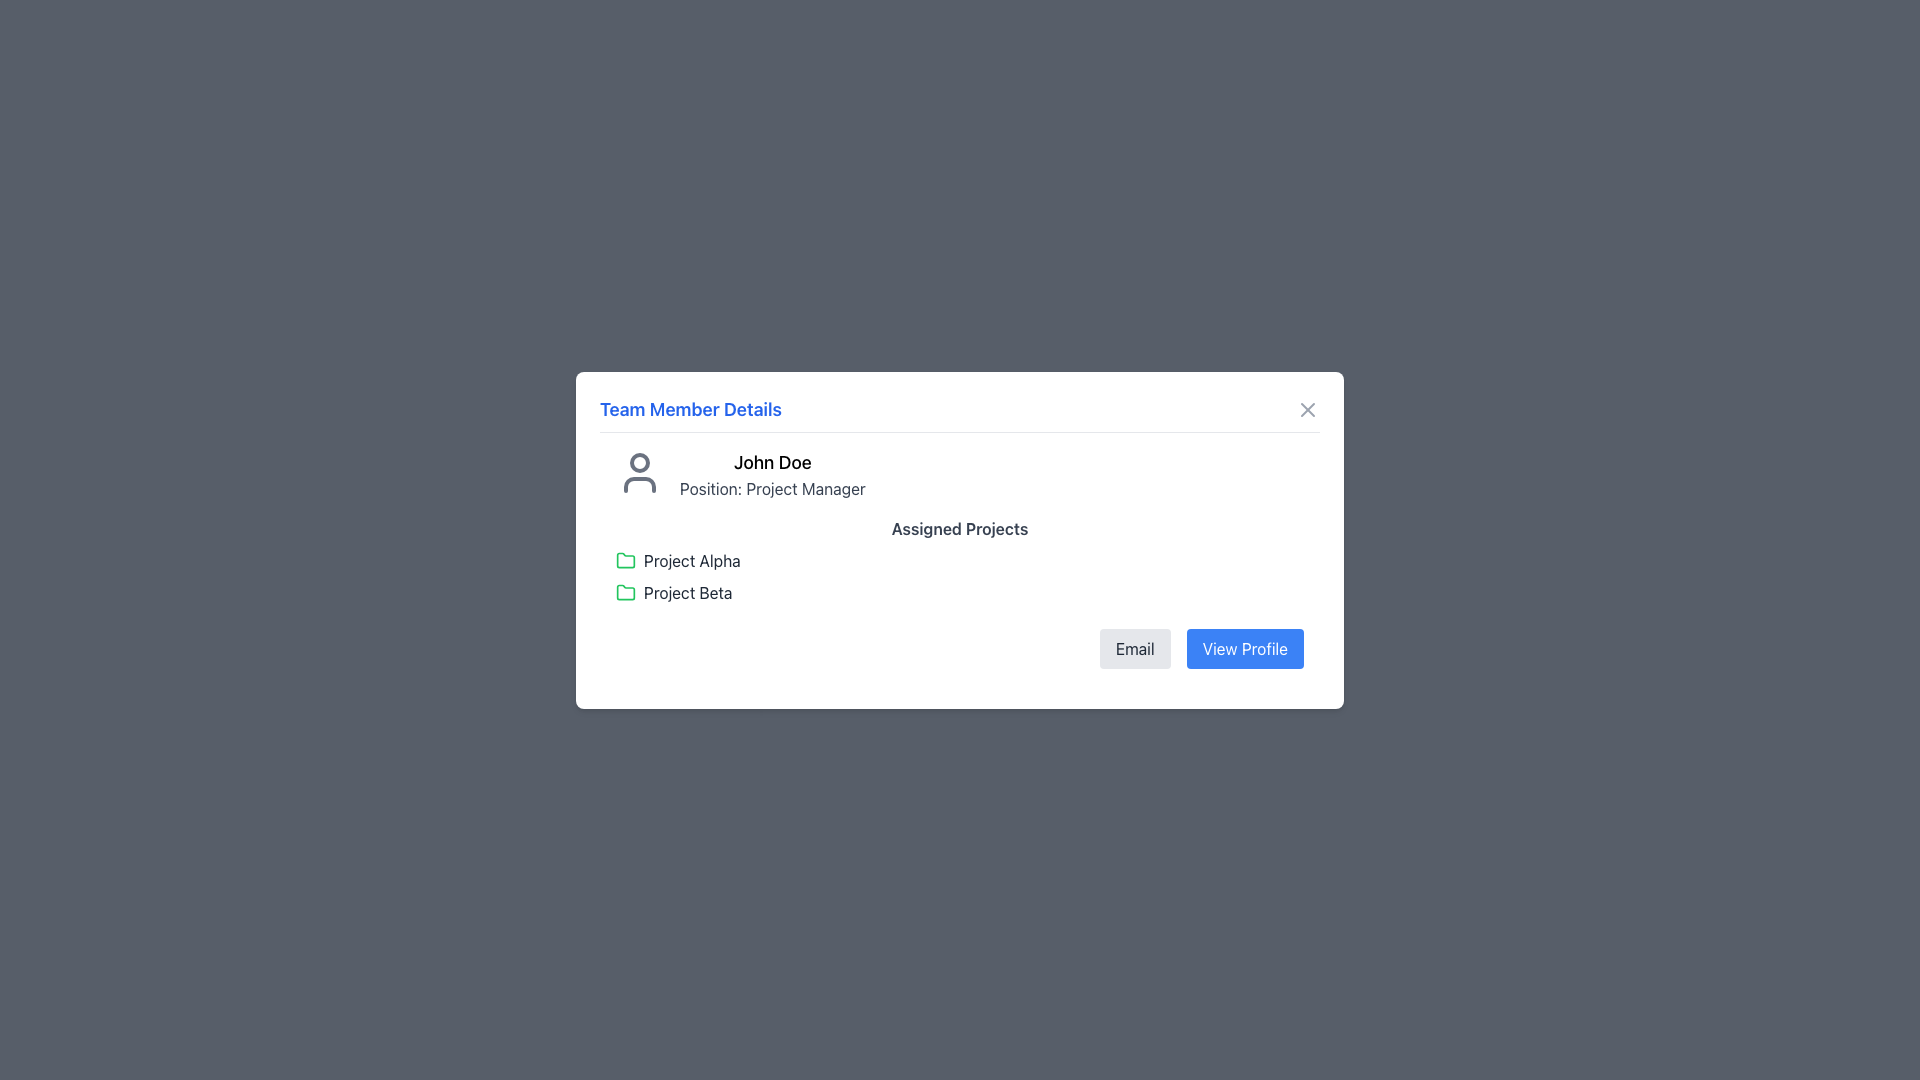  I want to click on lower part of the user icon represented by the Icon component in the SVG graphic, located below the circular component and above the name 'John Doe', so click(638, 484).